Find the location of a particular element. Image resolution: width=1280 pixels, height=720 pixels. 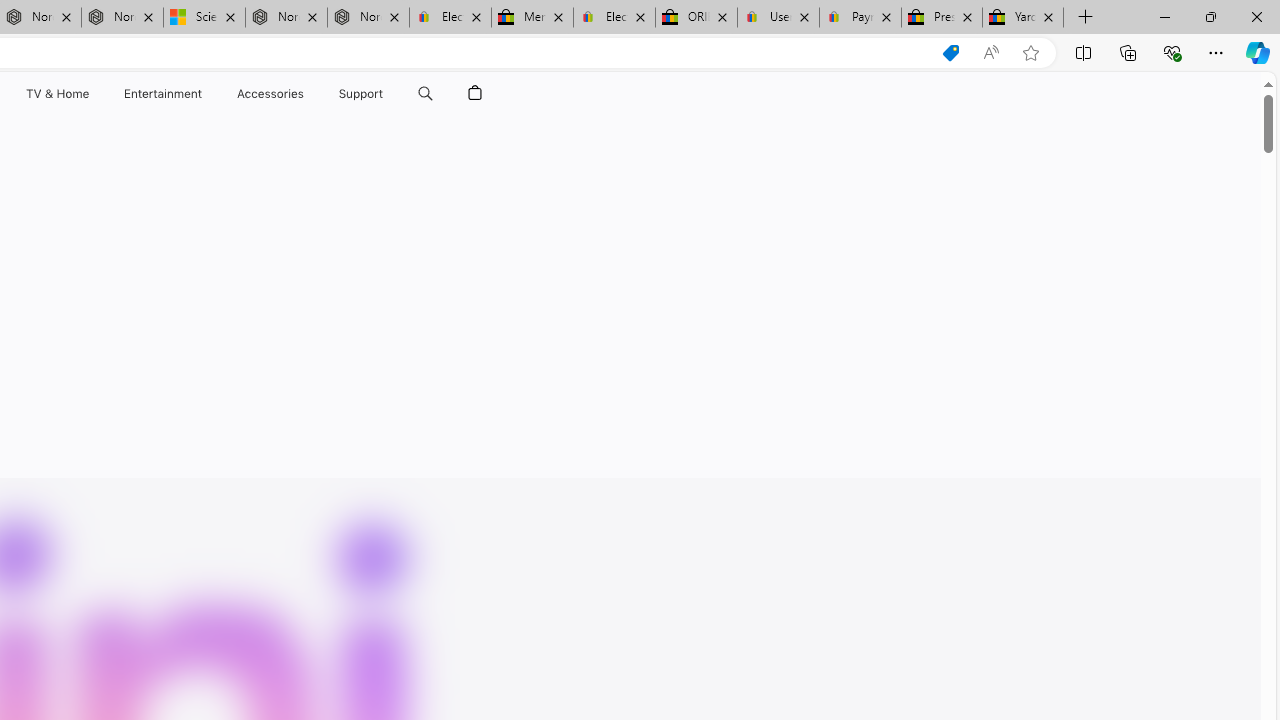

'Overview' is located at coordinates (298, 140).